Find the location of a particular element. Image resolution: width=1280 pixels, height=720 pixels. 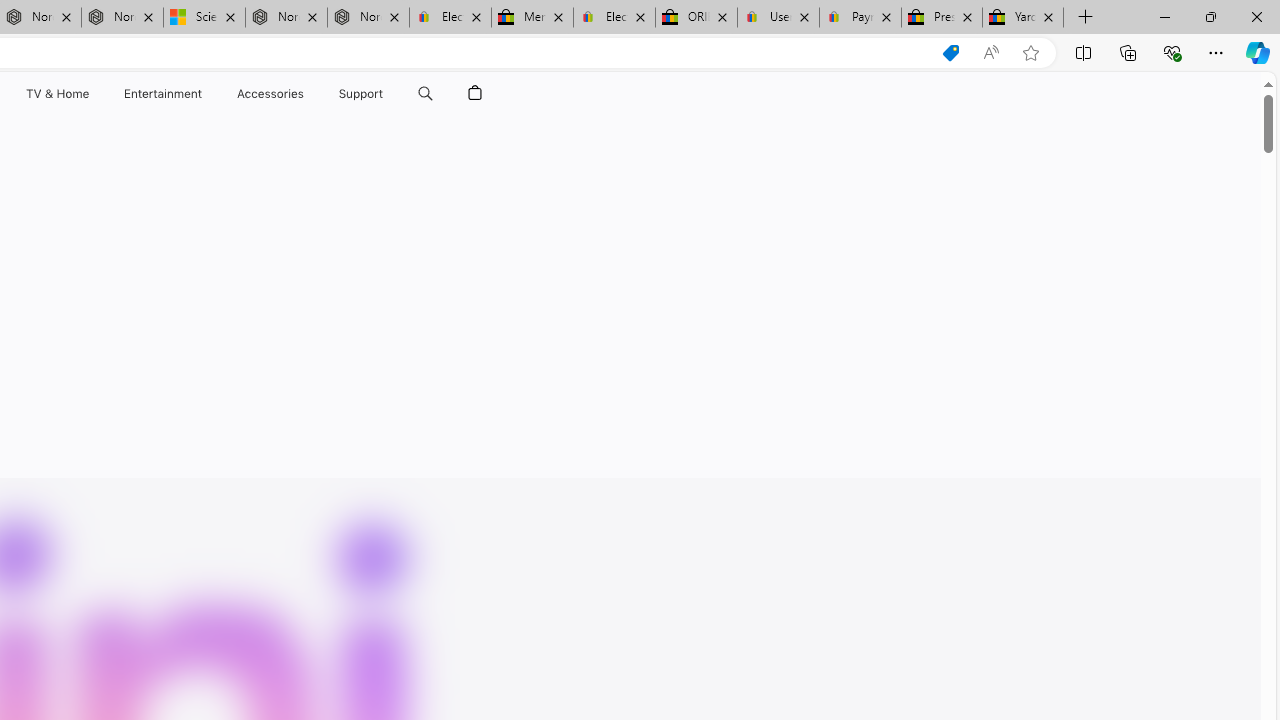

'Overview' is located at coordinates (298, 140).